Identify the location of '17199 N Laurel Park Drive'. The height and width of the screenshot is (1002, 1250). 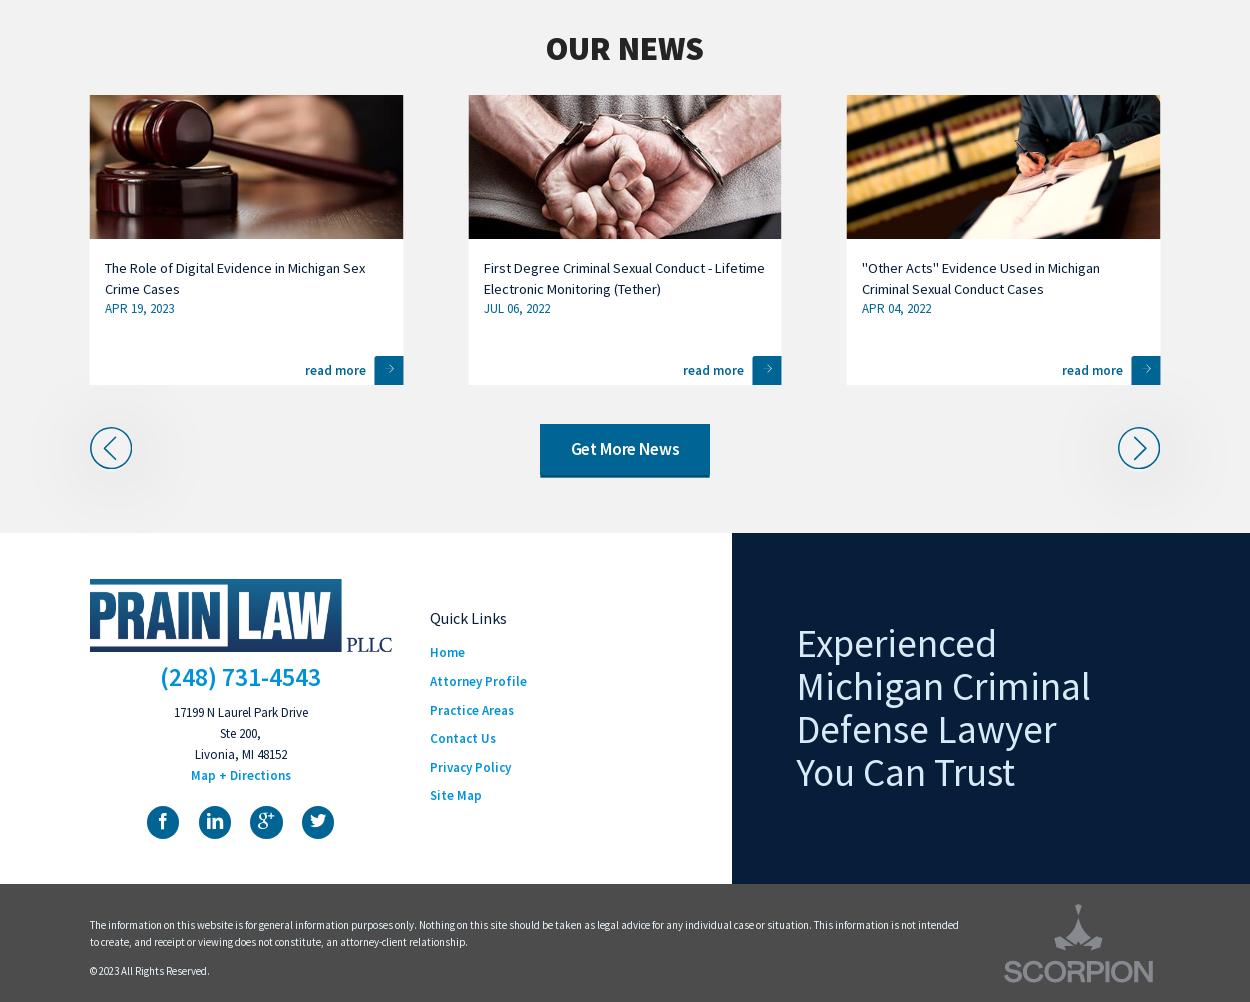
(239, 712).